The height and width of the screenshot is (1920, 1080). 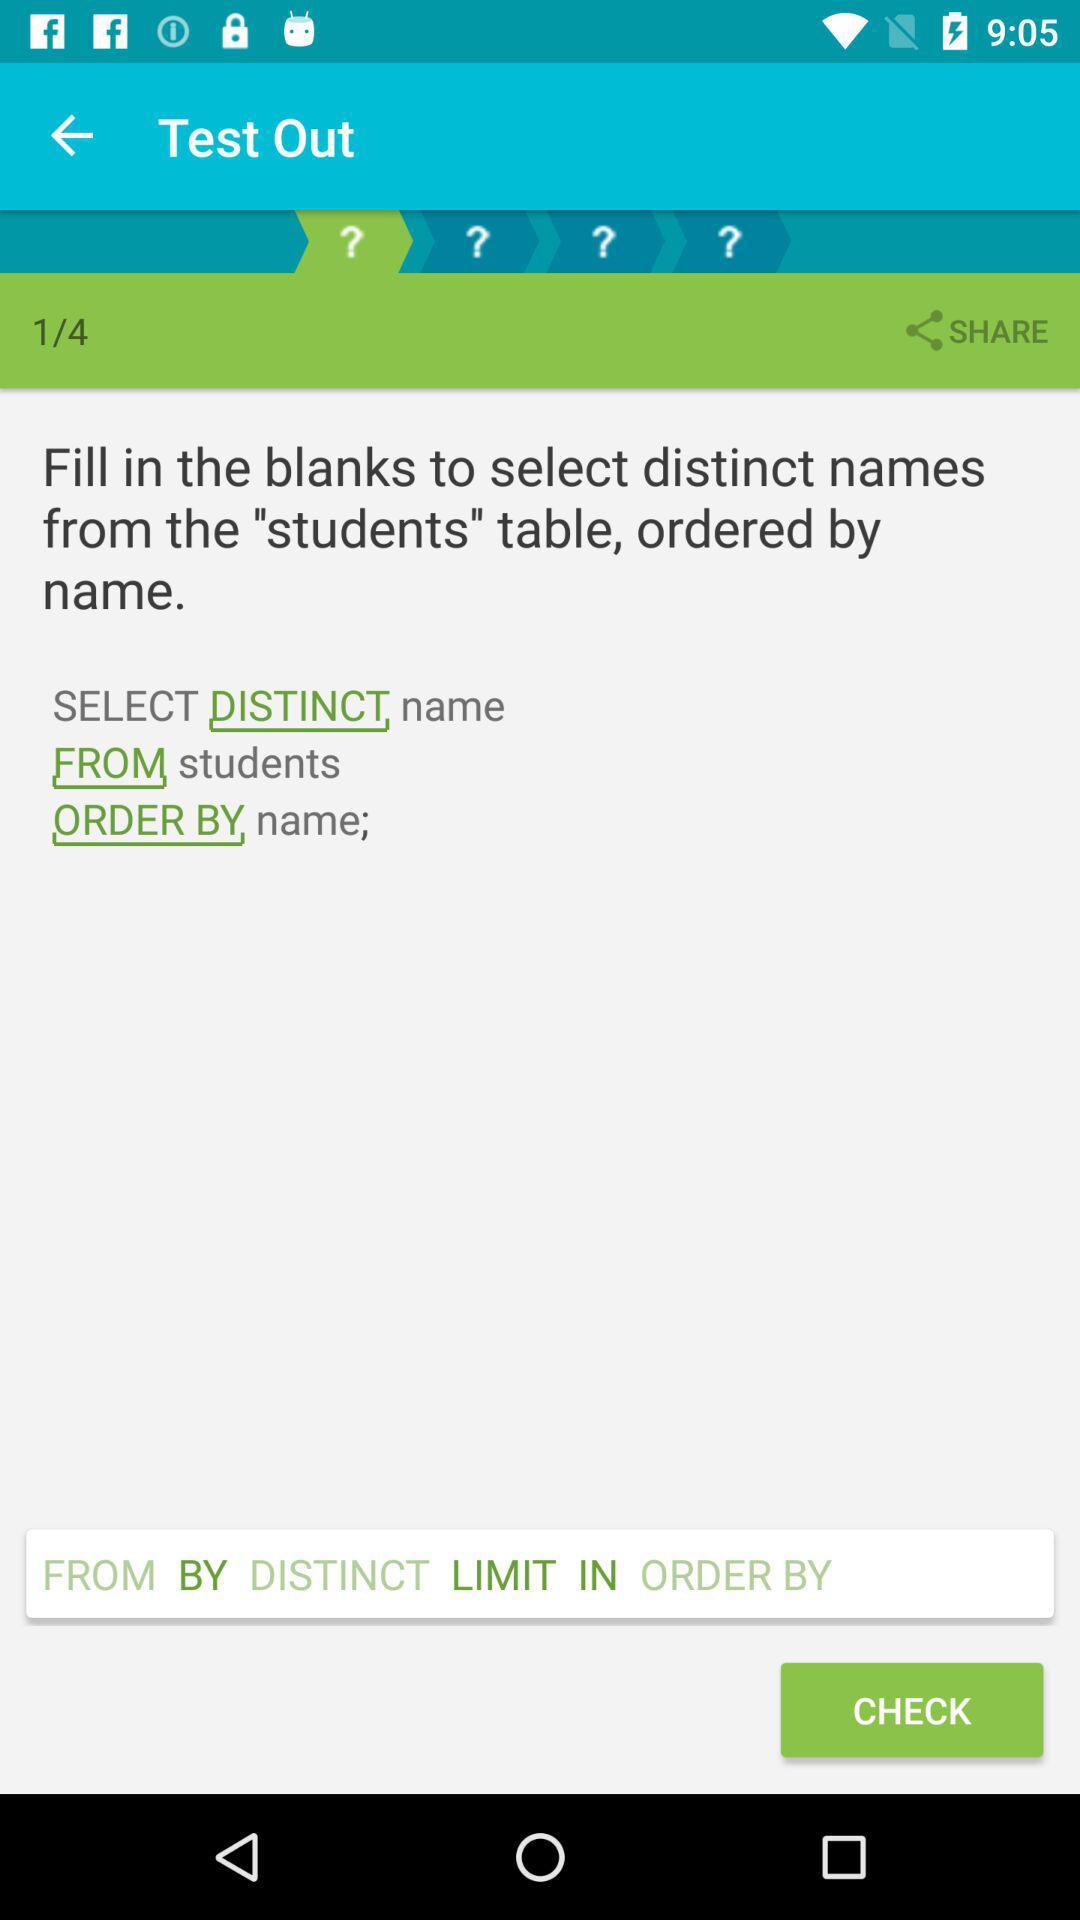 What do you see at coordinates (911, 1708) in the screenshot?
I see `the check` at bounding box center [911, 1708].